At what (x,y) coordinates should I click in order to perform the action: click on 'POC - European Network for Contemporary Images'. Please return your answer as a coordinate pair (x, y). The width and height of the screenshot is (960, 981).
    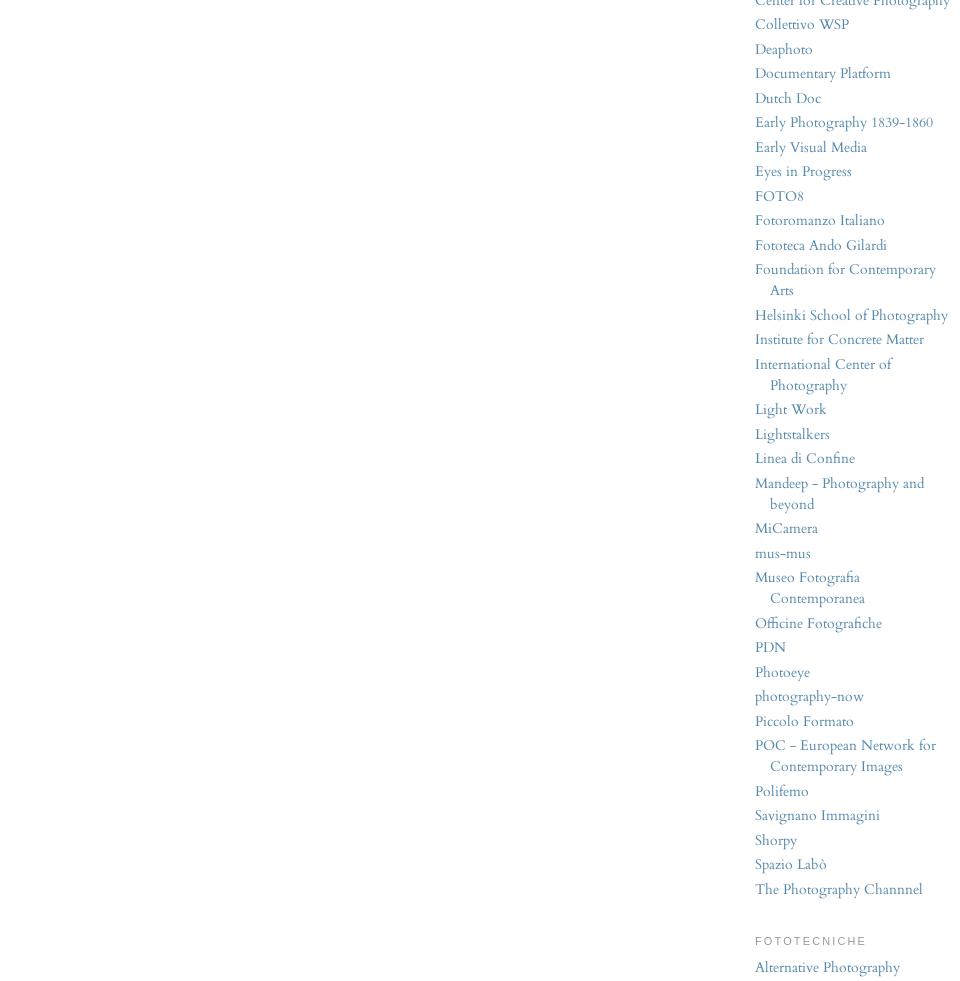
    Looking at the image, I should click on (844, 755).